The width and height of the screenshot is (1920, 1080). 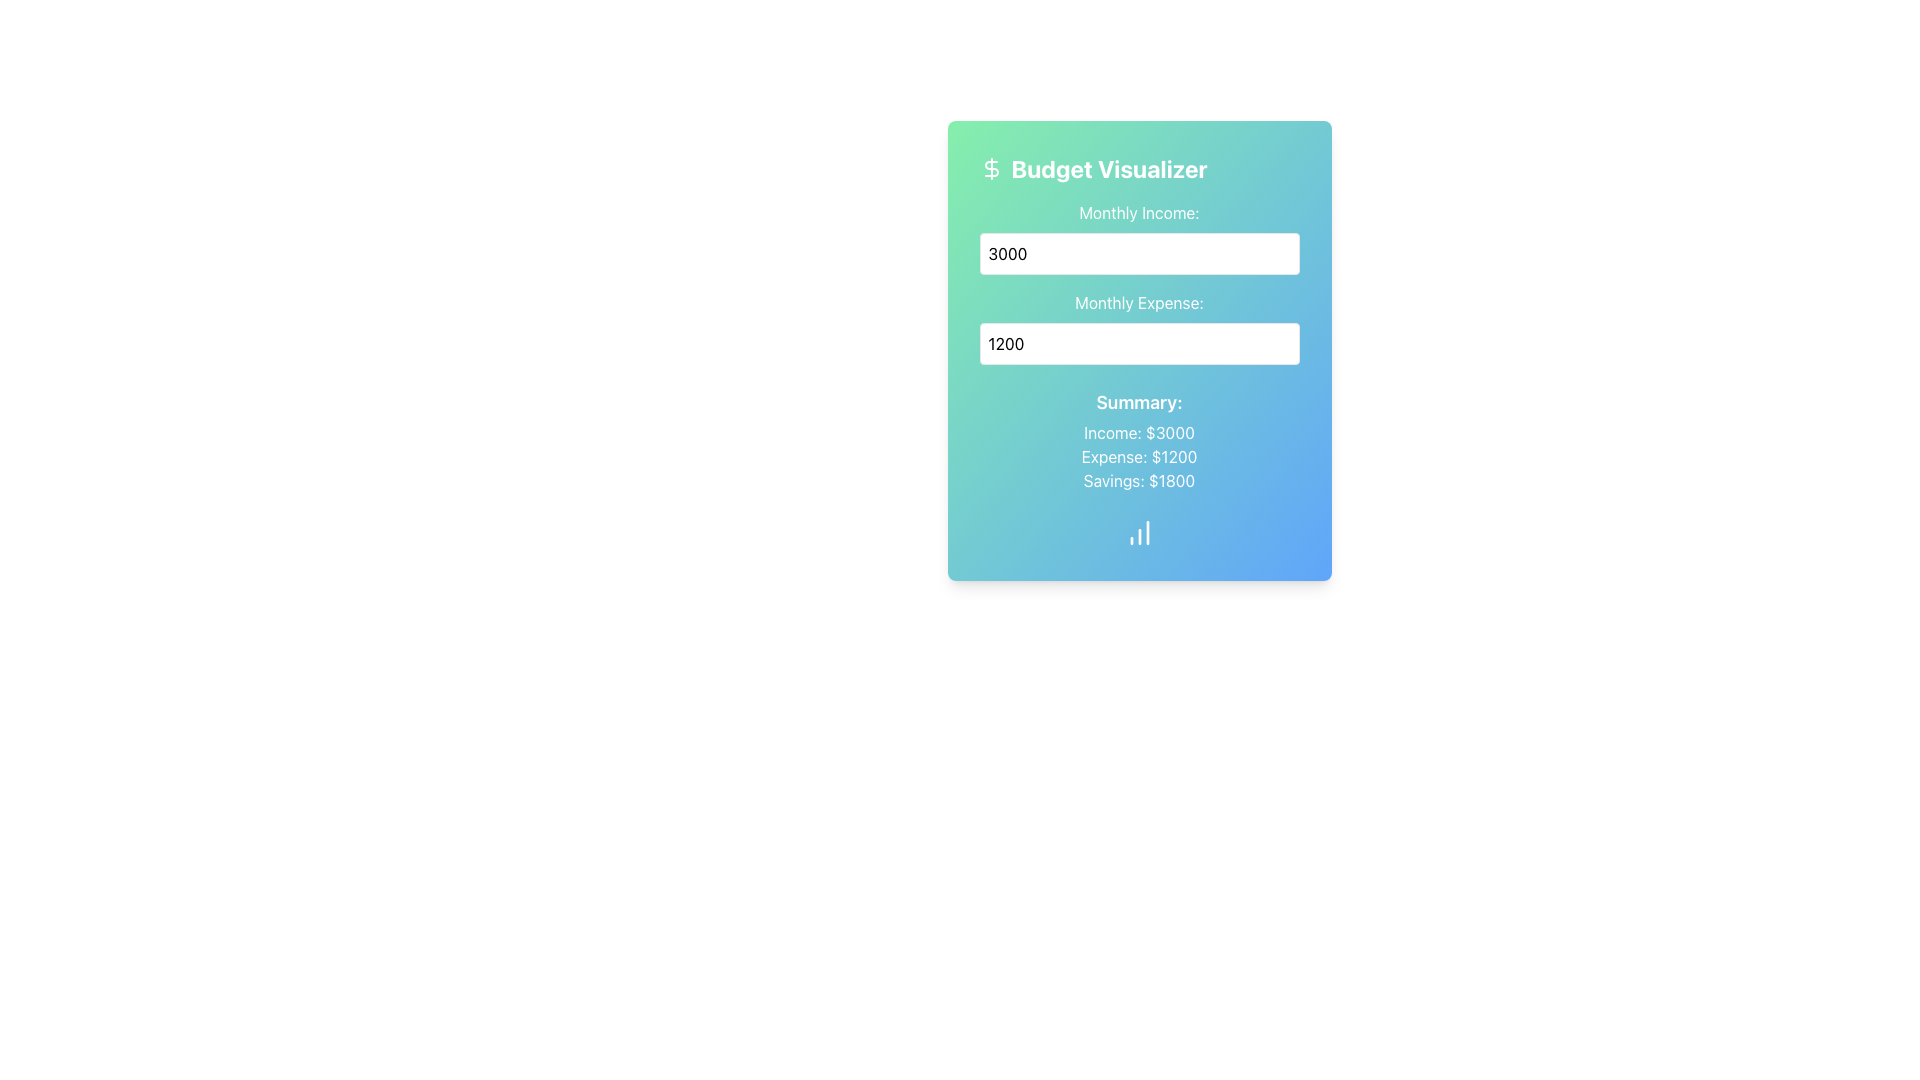 I want to click on the icon located at the bottom of the 'Budget Visualizer' card, which represents data visualization or analytics, so click(x=1139, y=531).